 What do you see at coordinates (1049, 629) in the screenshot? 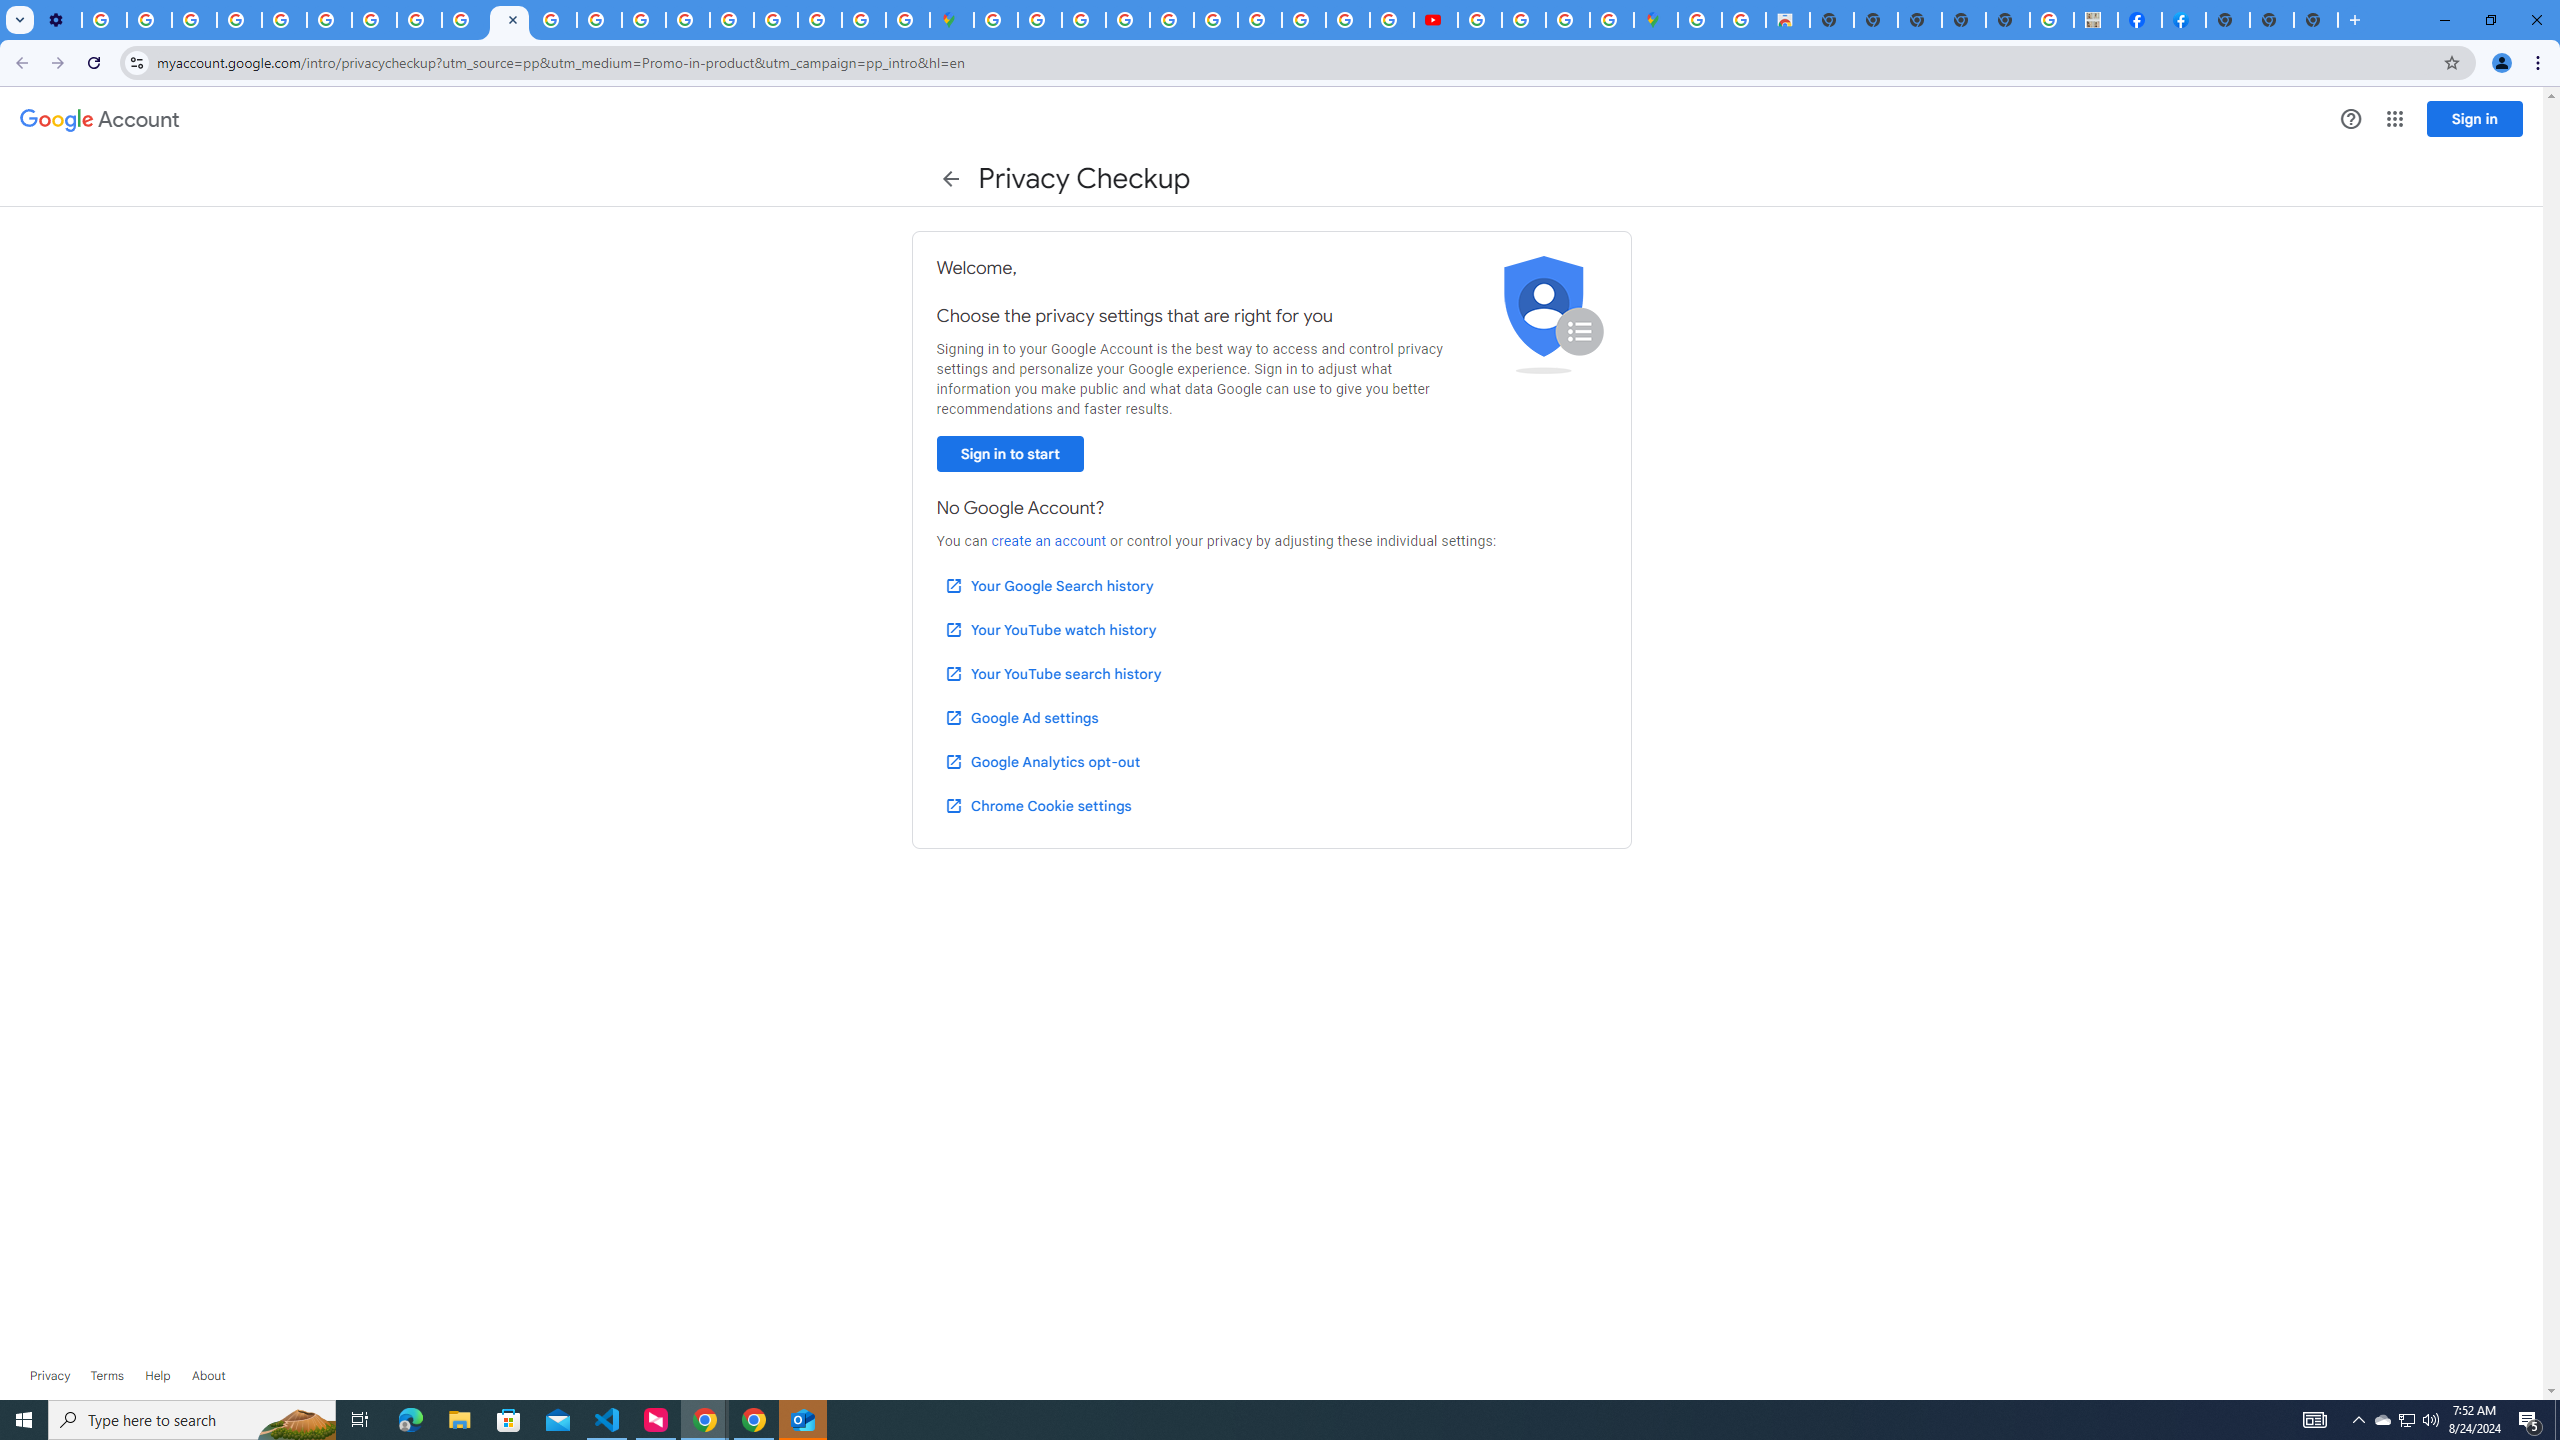
I see `'Your YouTube watch history'` at bounding box center [1049, 629].